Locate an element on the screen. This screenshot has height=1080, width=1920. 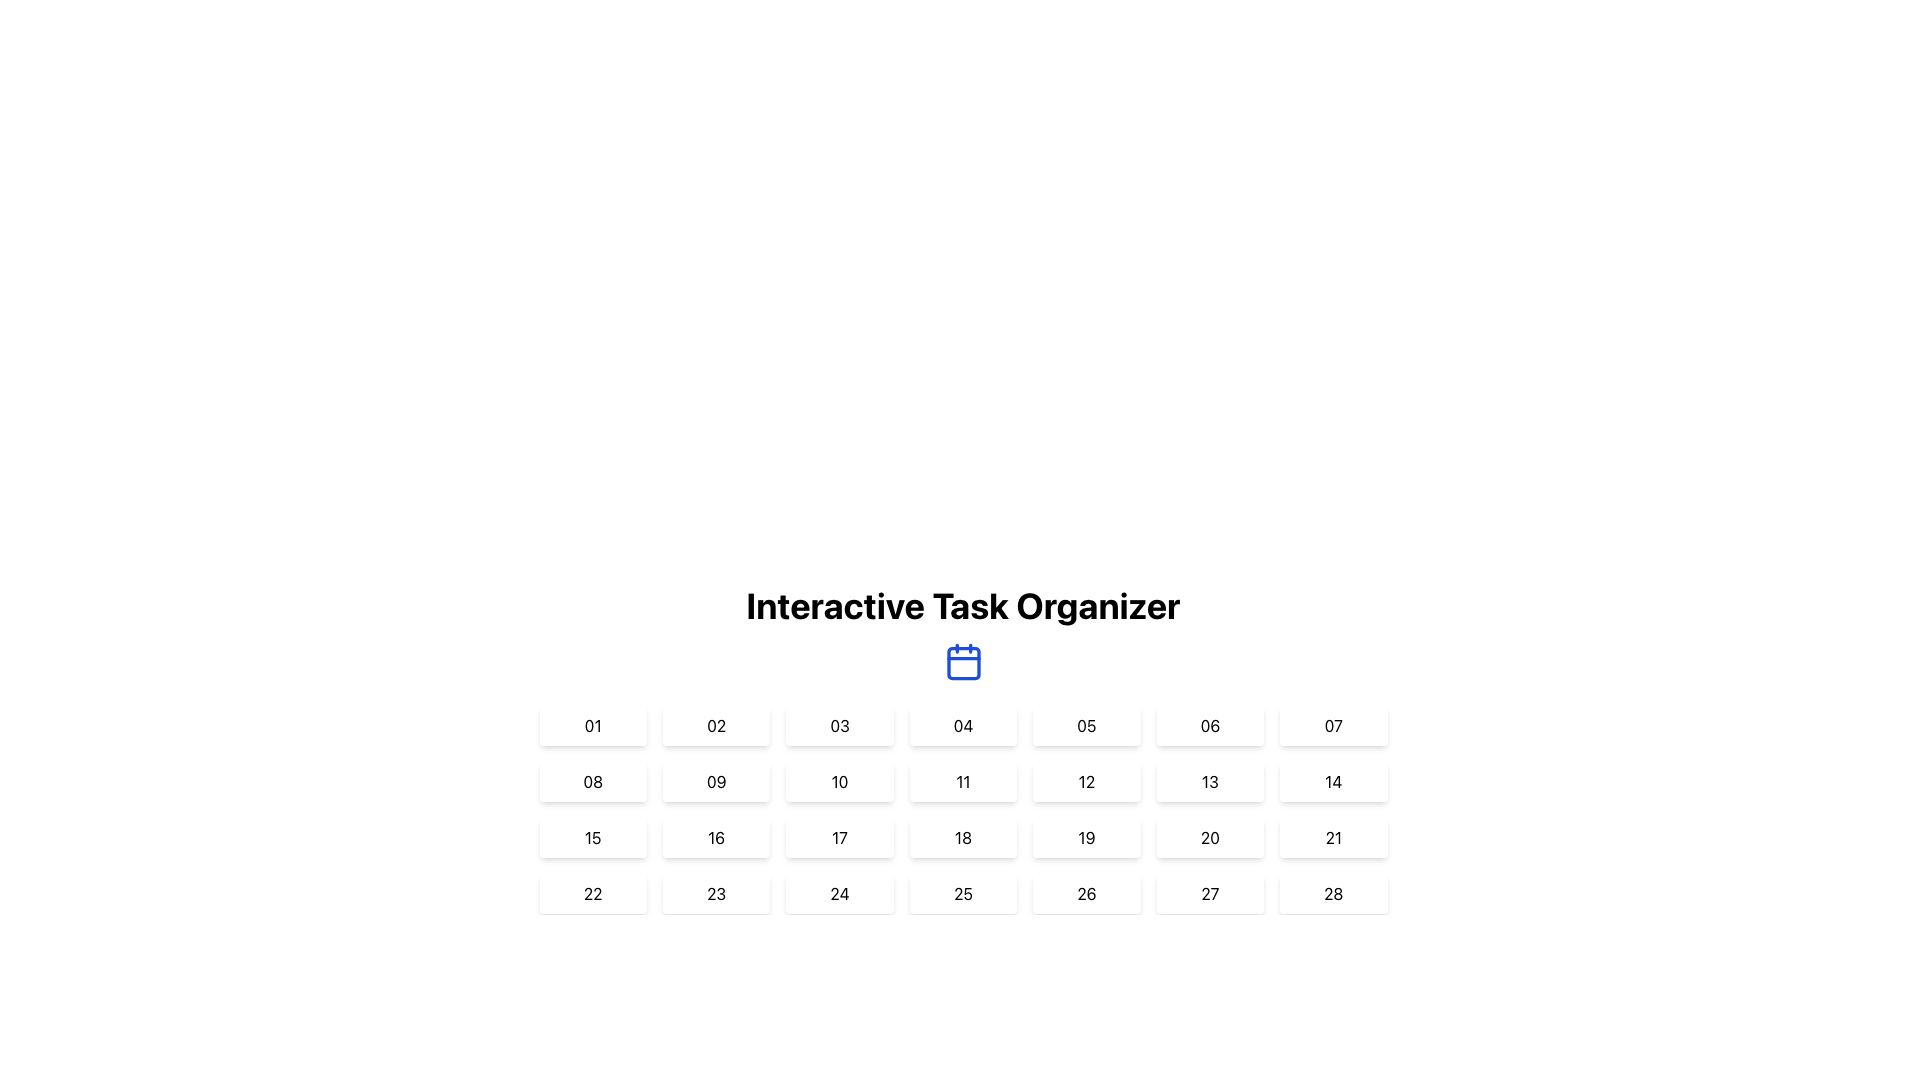
the rectangular-shaped button labeled '04' with a light gray background, which is positioned in the first row and fourth column of the grid is located at coordinates (963, 725).